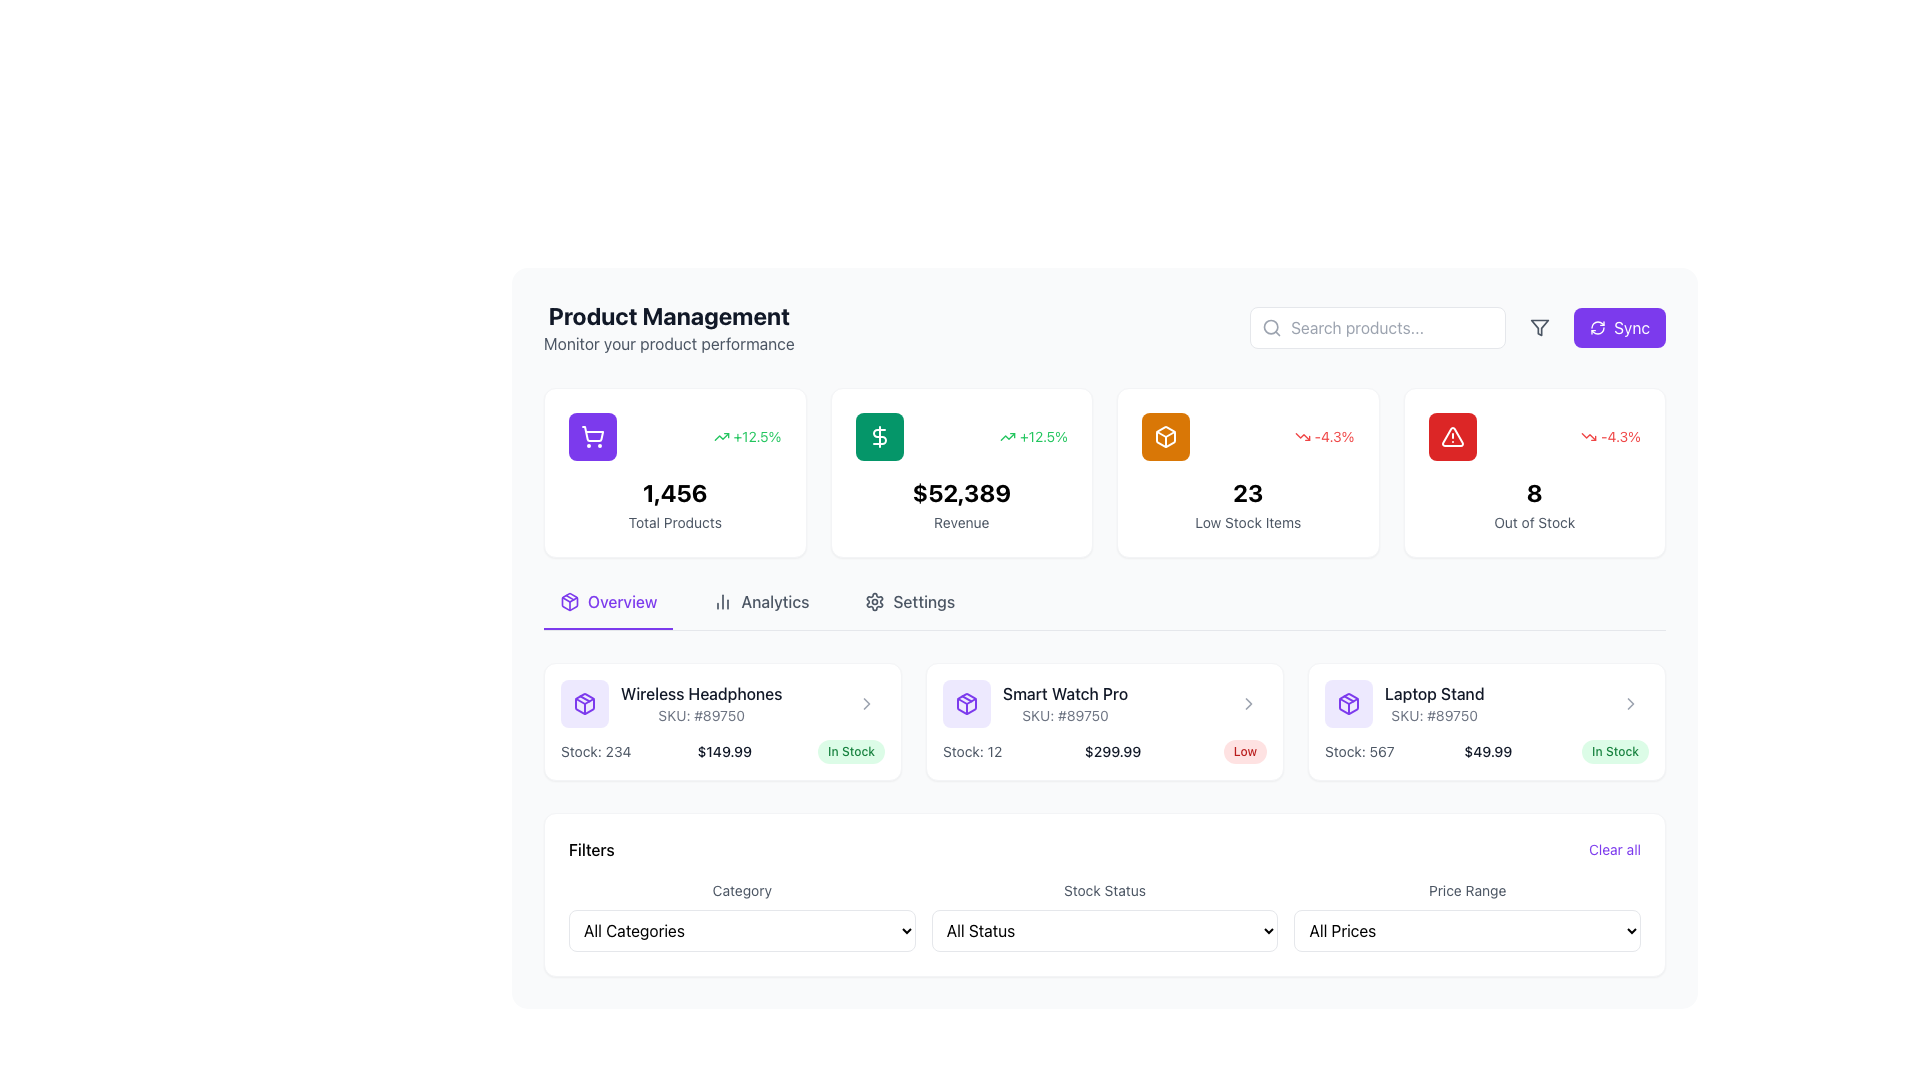 The height and width of the screenshot is (1080, 1920). I want to click on the box icon with a geometric cut-off style located in the top-right corner of the functionality card, which has a white stroke on a transparent background, so click(1166, 435).